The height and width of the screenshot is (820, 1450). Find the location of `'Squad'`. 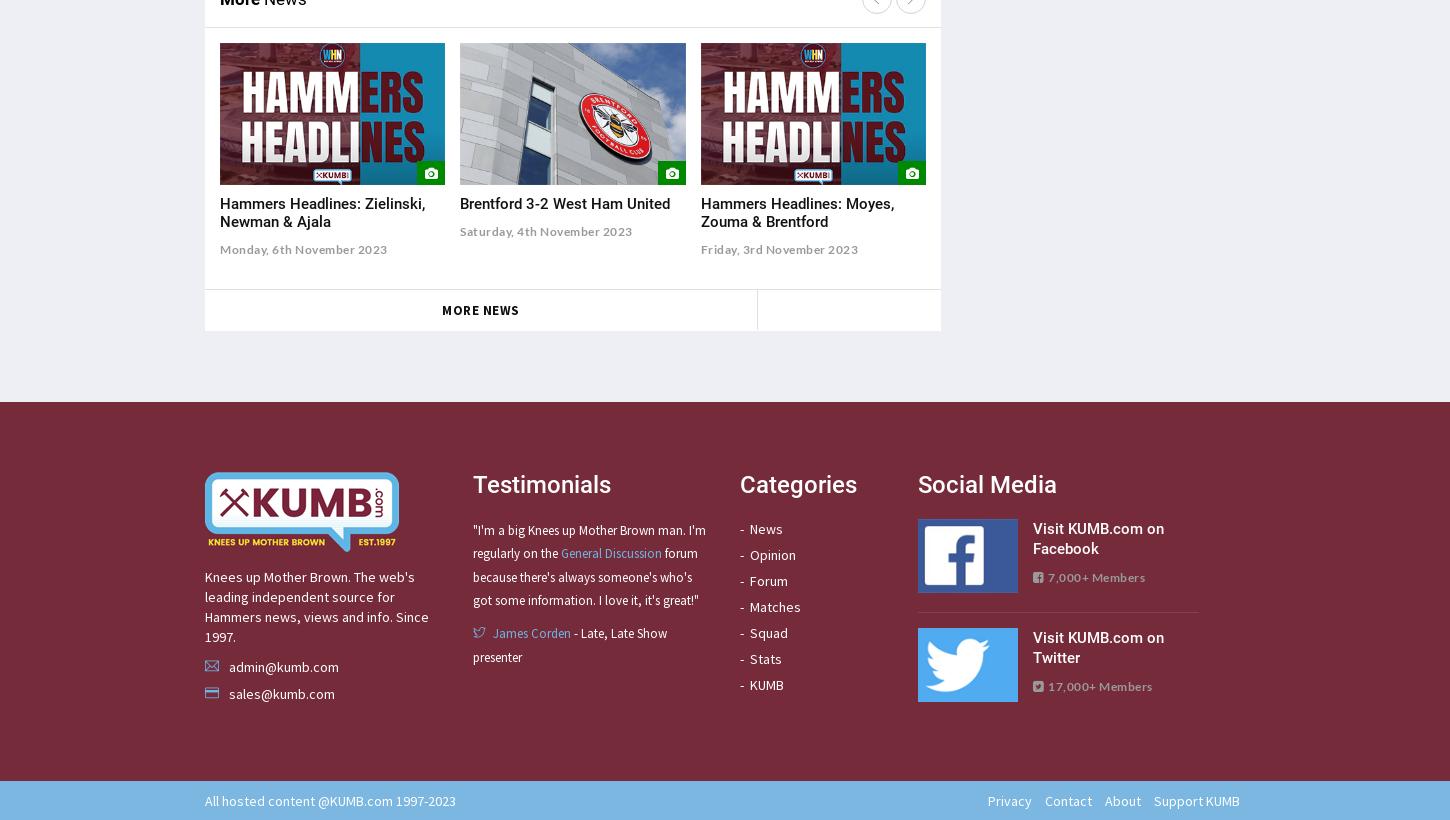

'Squad' is located at coordinates (768, 630).